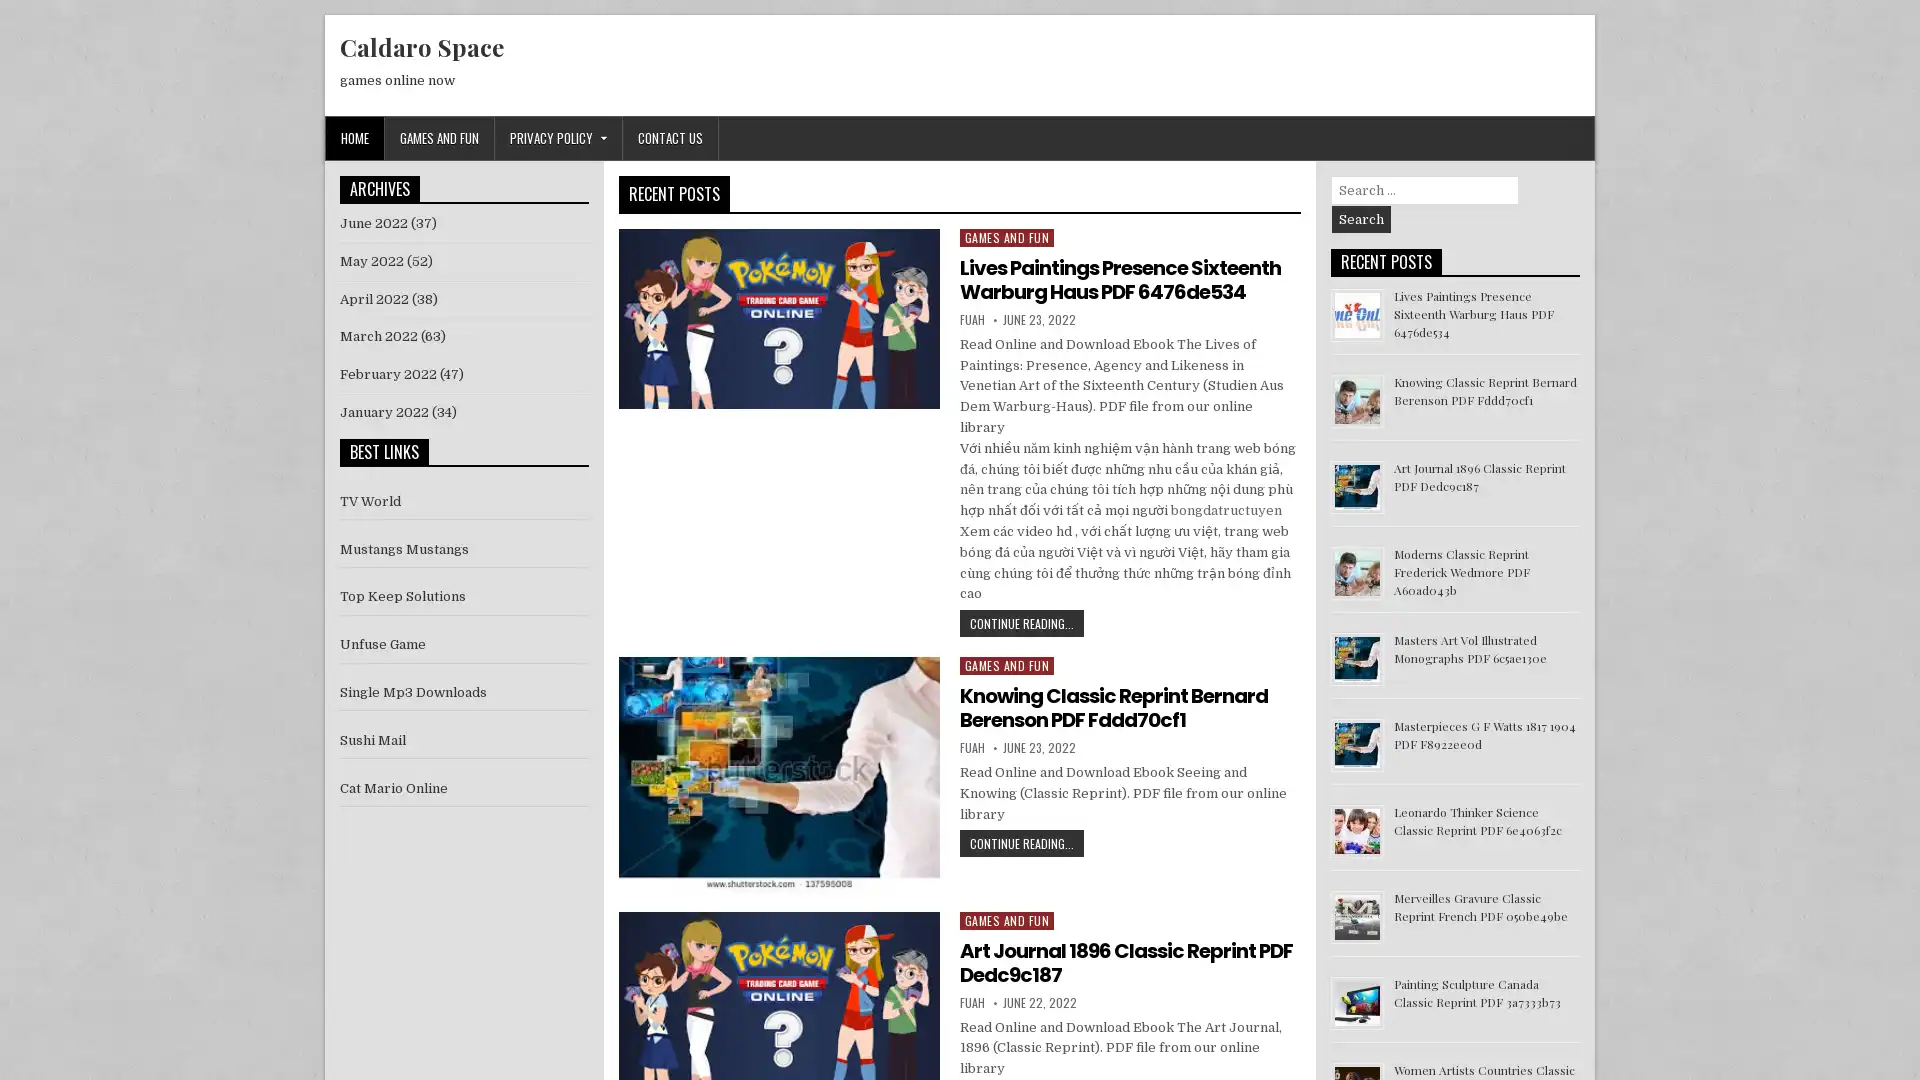  What do you see at coordinates (1360, 219) in the screenshot?
I see `Search` at bounding box center [1360, 219].